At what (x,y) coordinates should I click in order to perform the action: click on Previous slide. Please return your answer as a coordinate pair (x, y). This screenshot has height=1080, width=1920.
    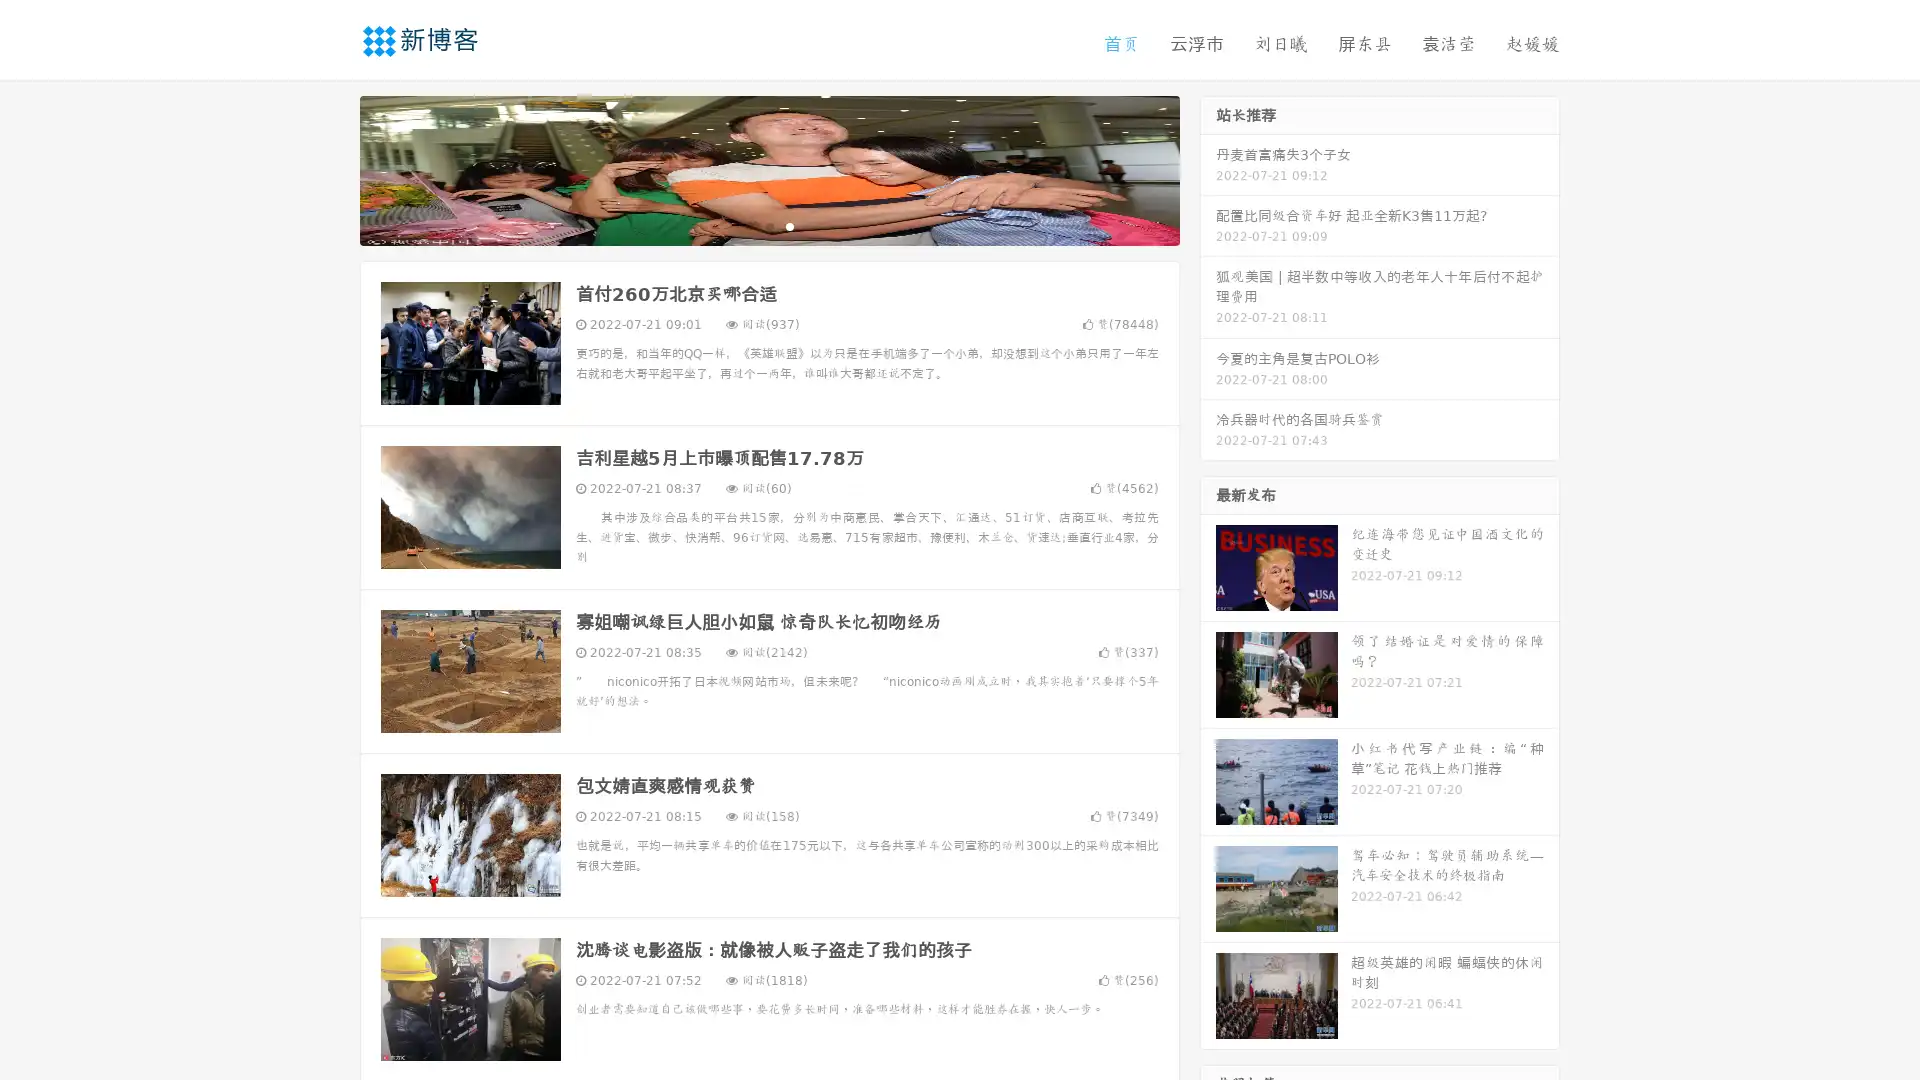
    Looking at the image, I should click on (330, 168).